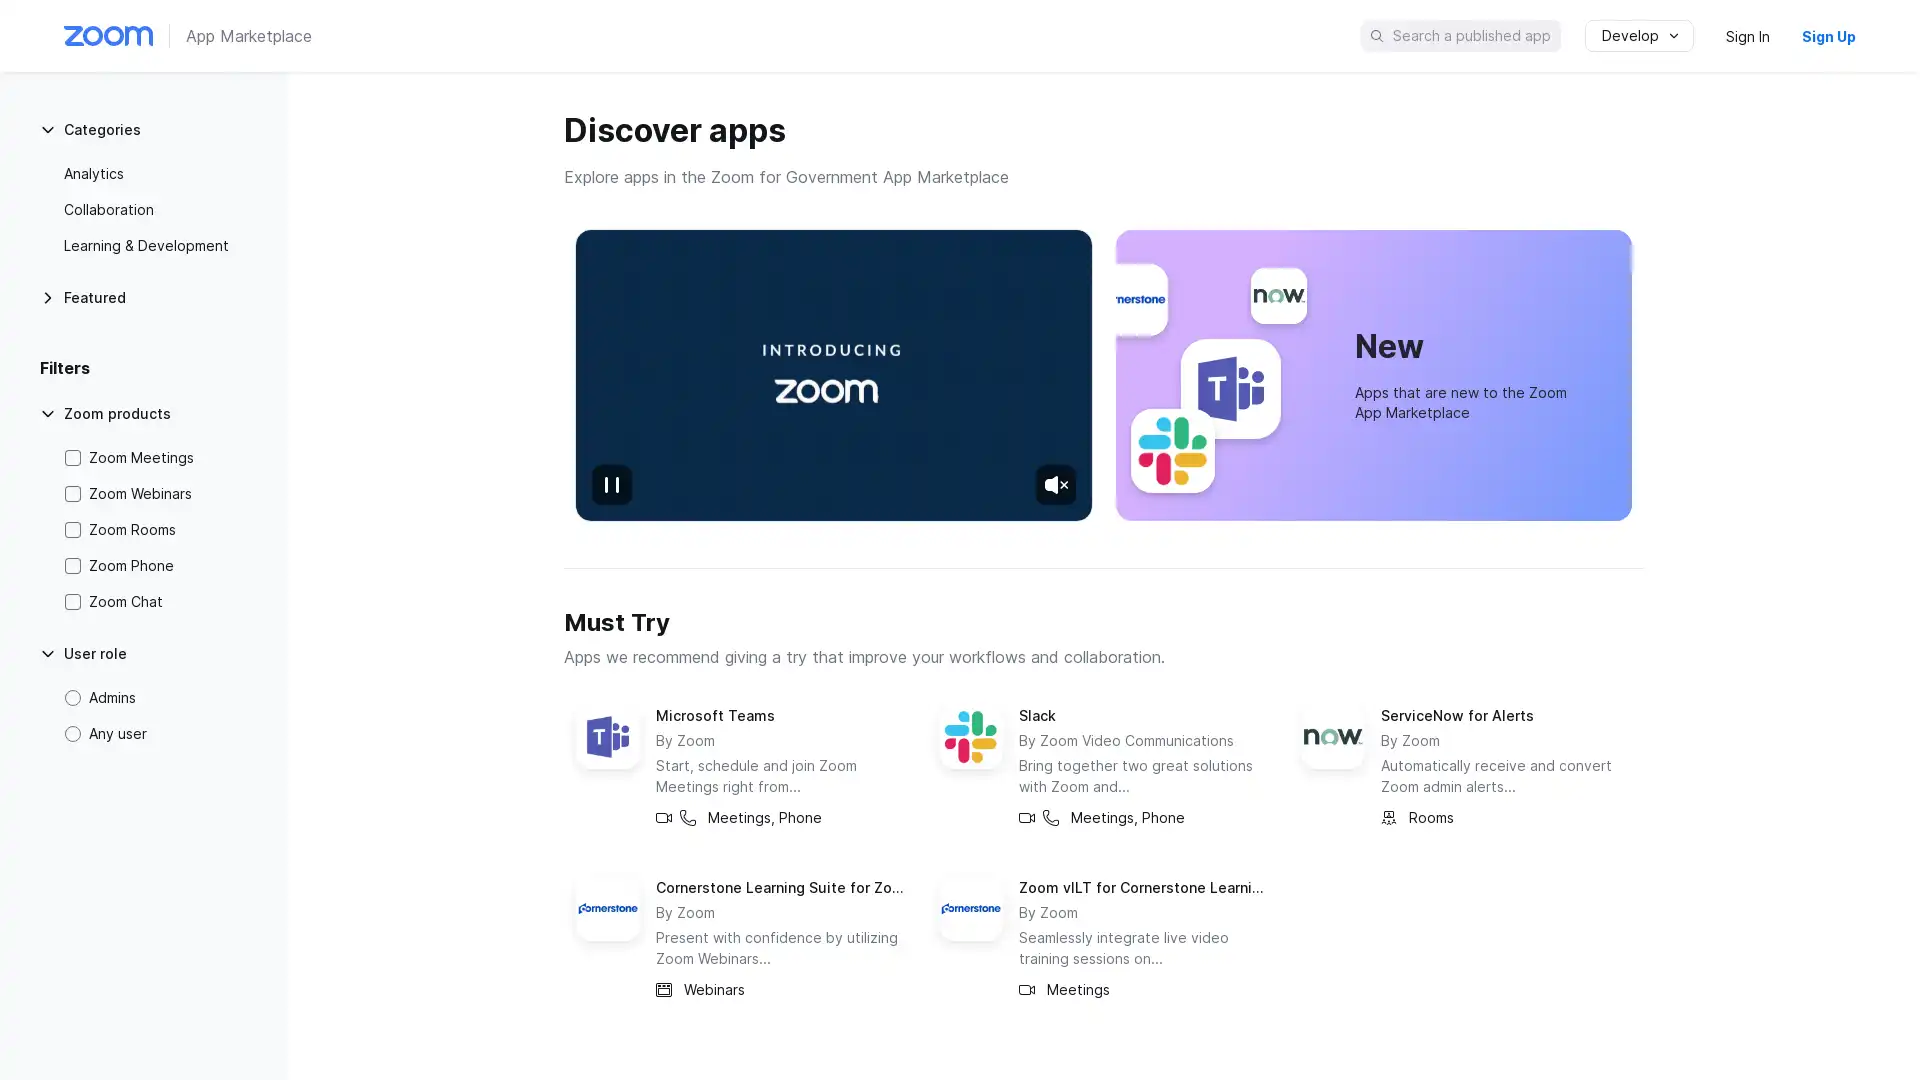 This screenshot has height=1080, width=1920. I want to click on User role, so click(143, 654).